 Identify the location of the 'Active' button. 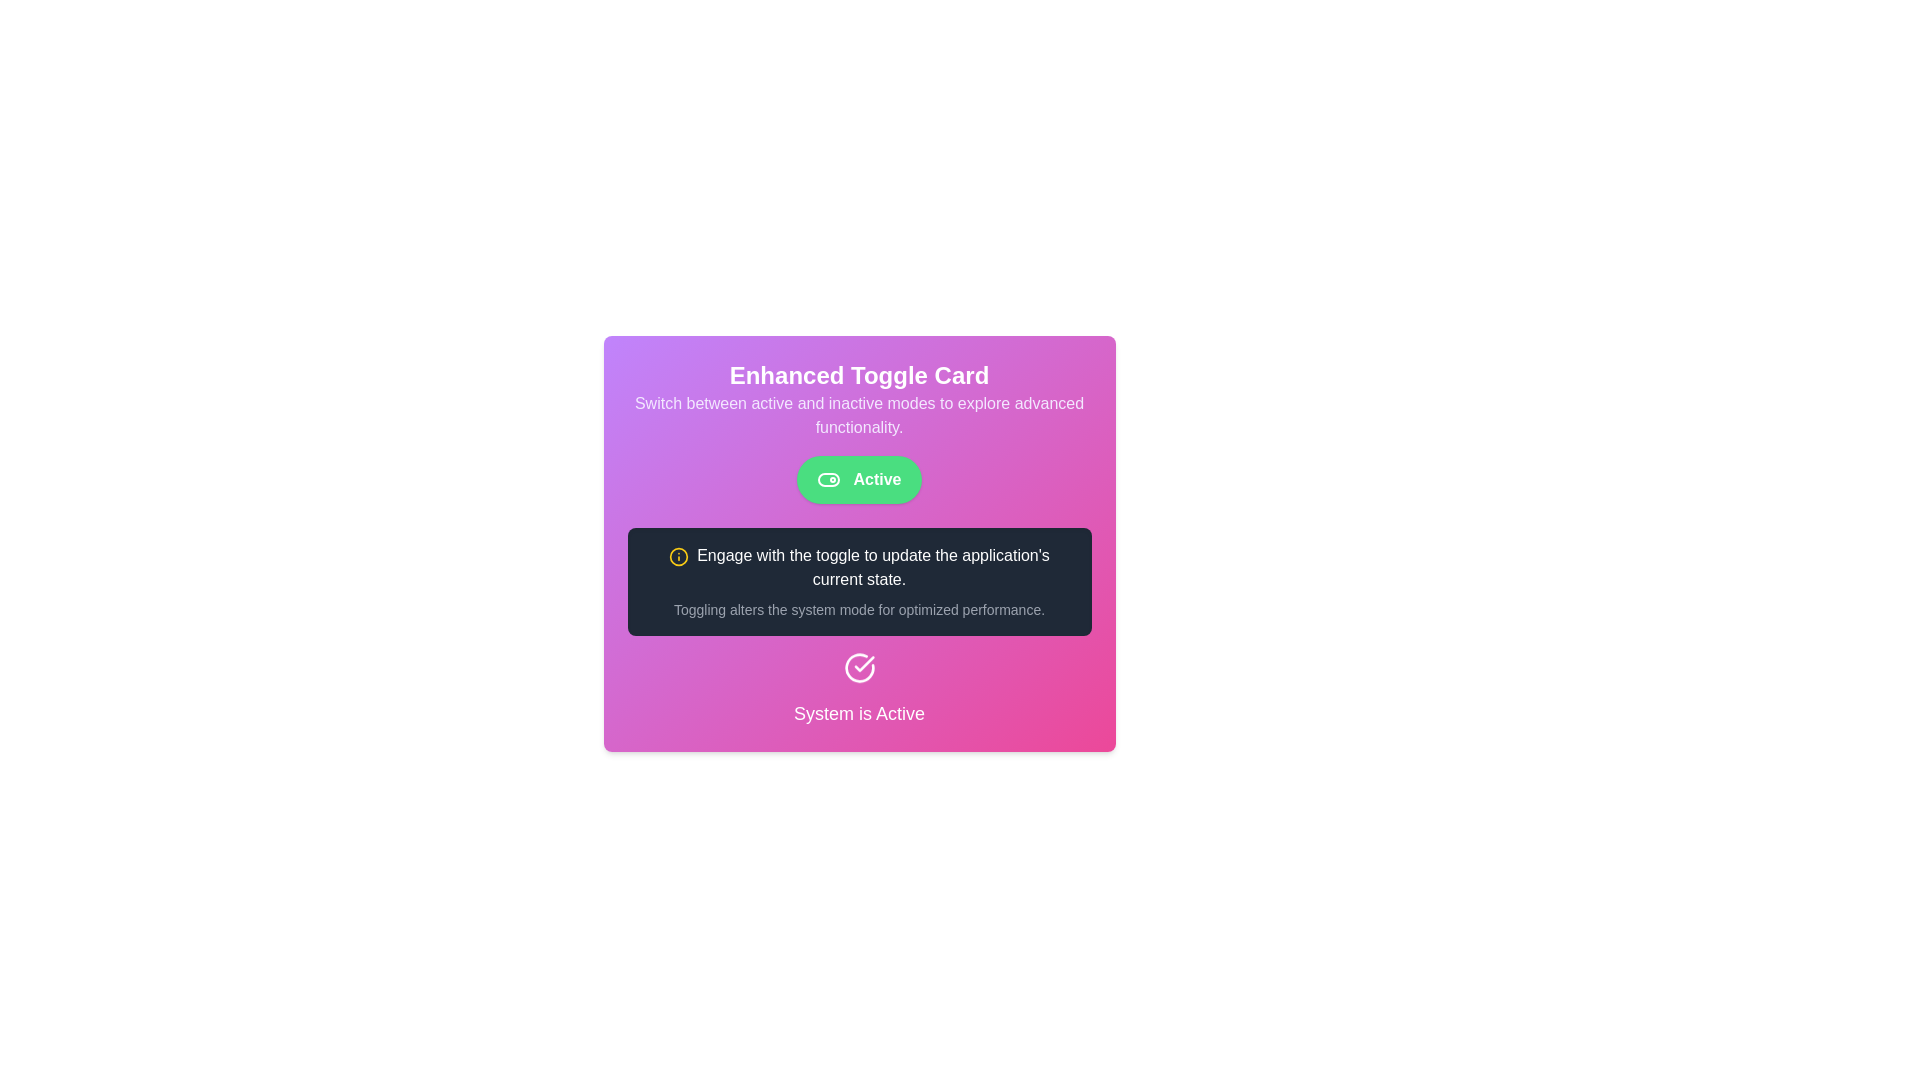
(859, 479).